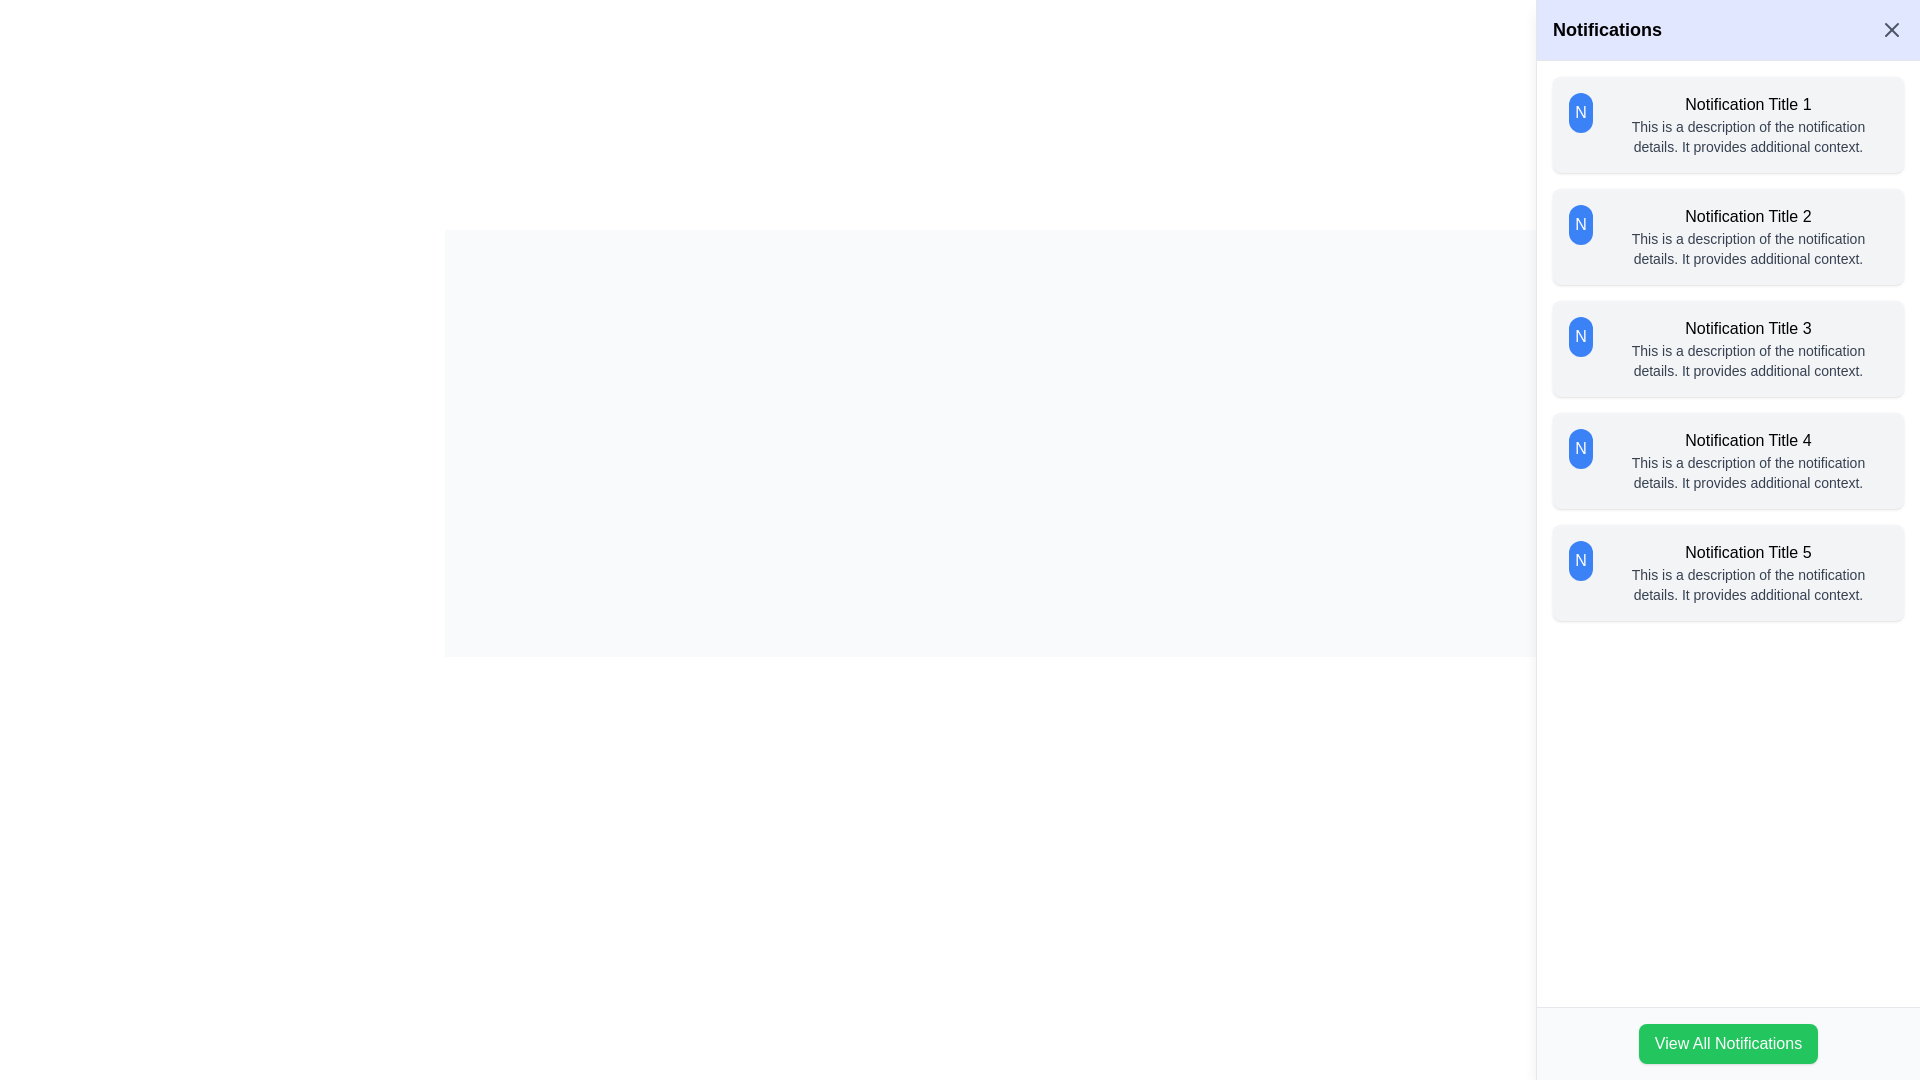  What do you see at coordinates (1747, 124) in the screenshot?
I see `the first notification item titled 'Notification Title 1'` at bounding box center [1747, 124].